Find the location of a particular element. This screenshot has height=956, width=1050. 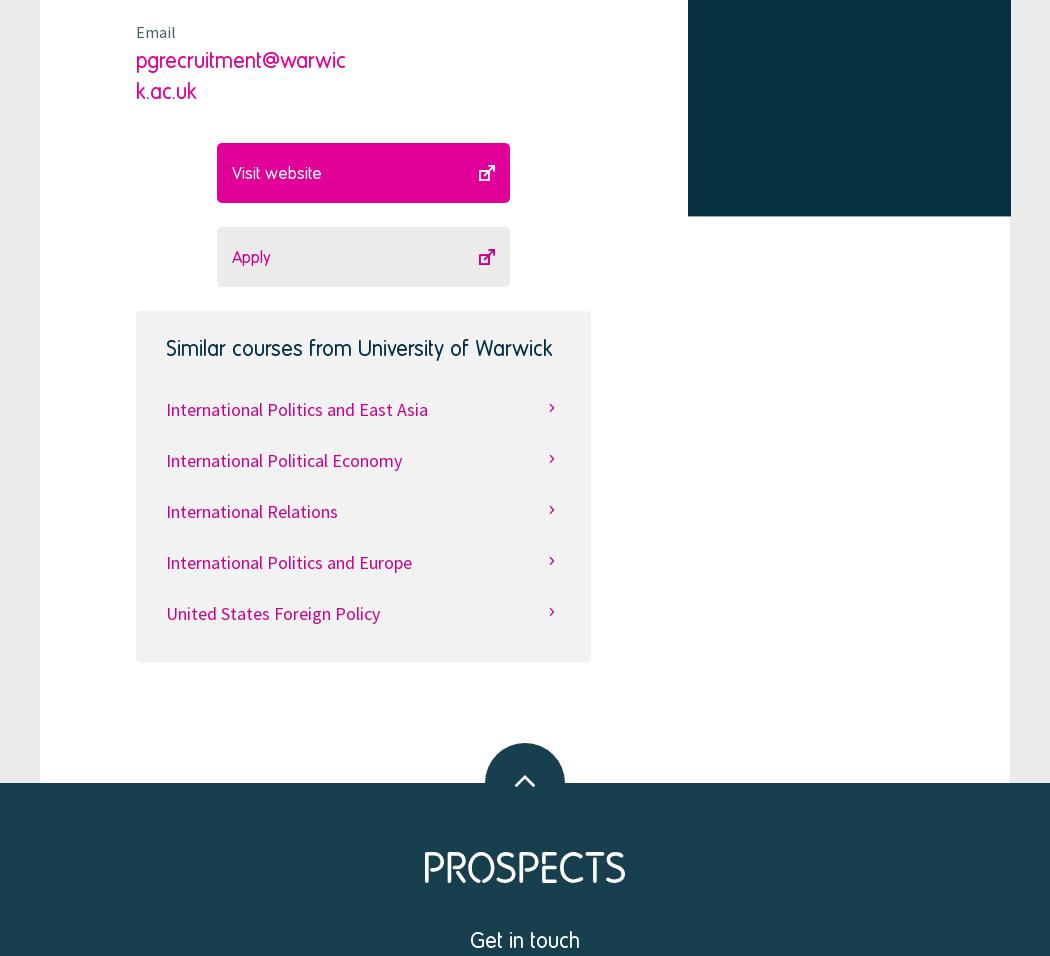

'Get in touch' is located at coordinates (525, 939).